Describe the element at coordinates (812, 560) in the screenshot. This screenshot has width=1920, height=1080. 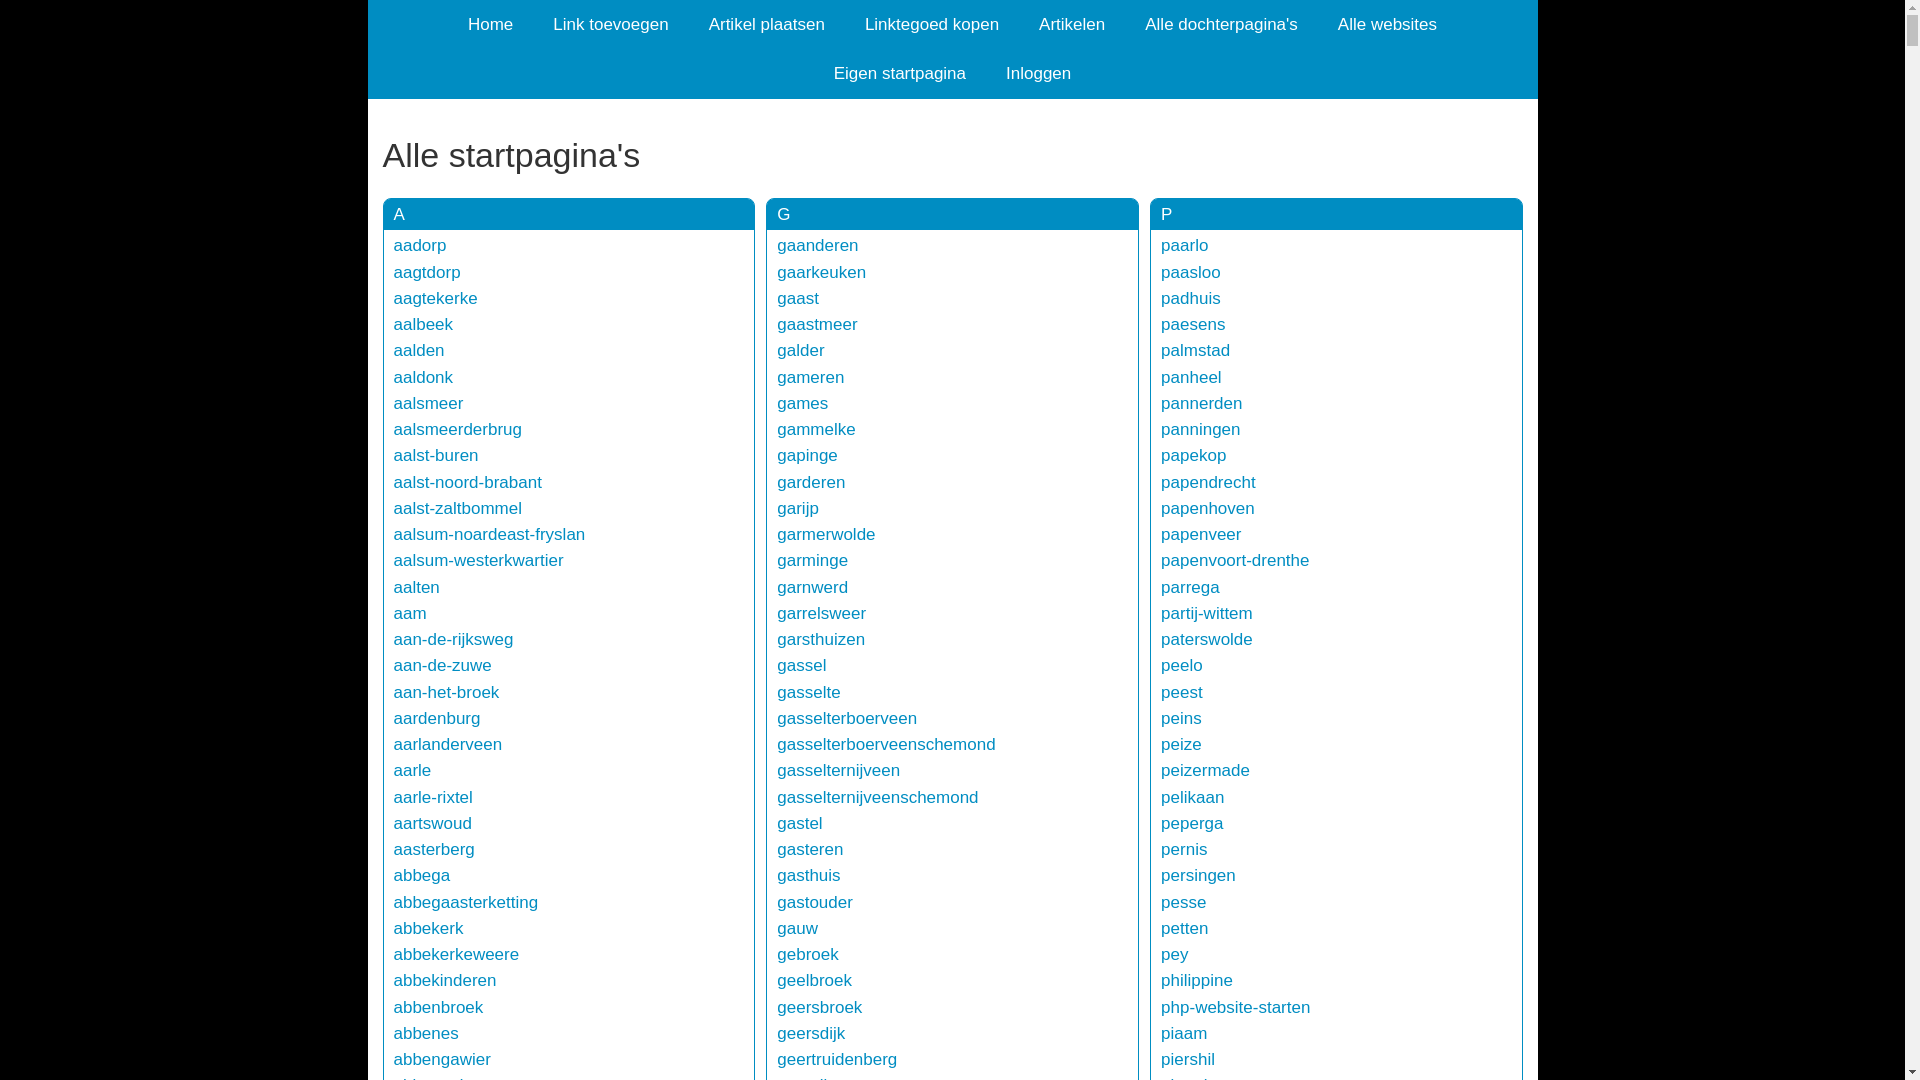
I see `'garminge'` at that location.